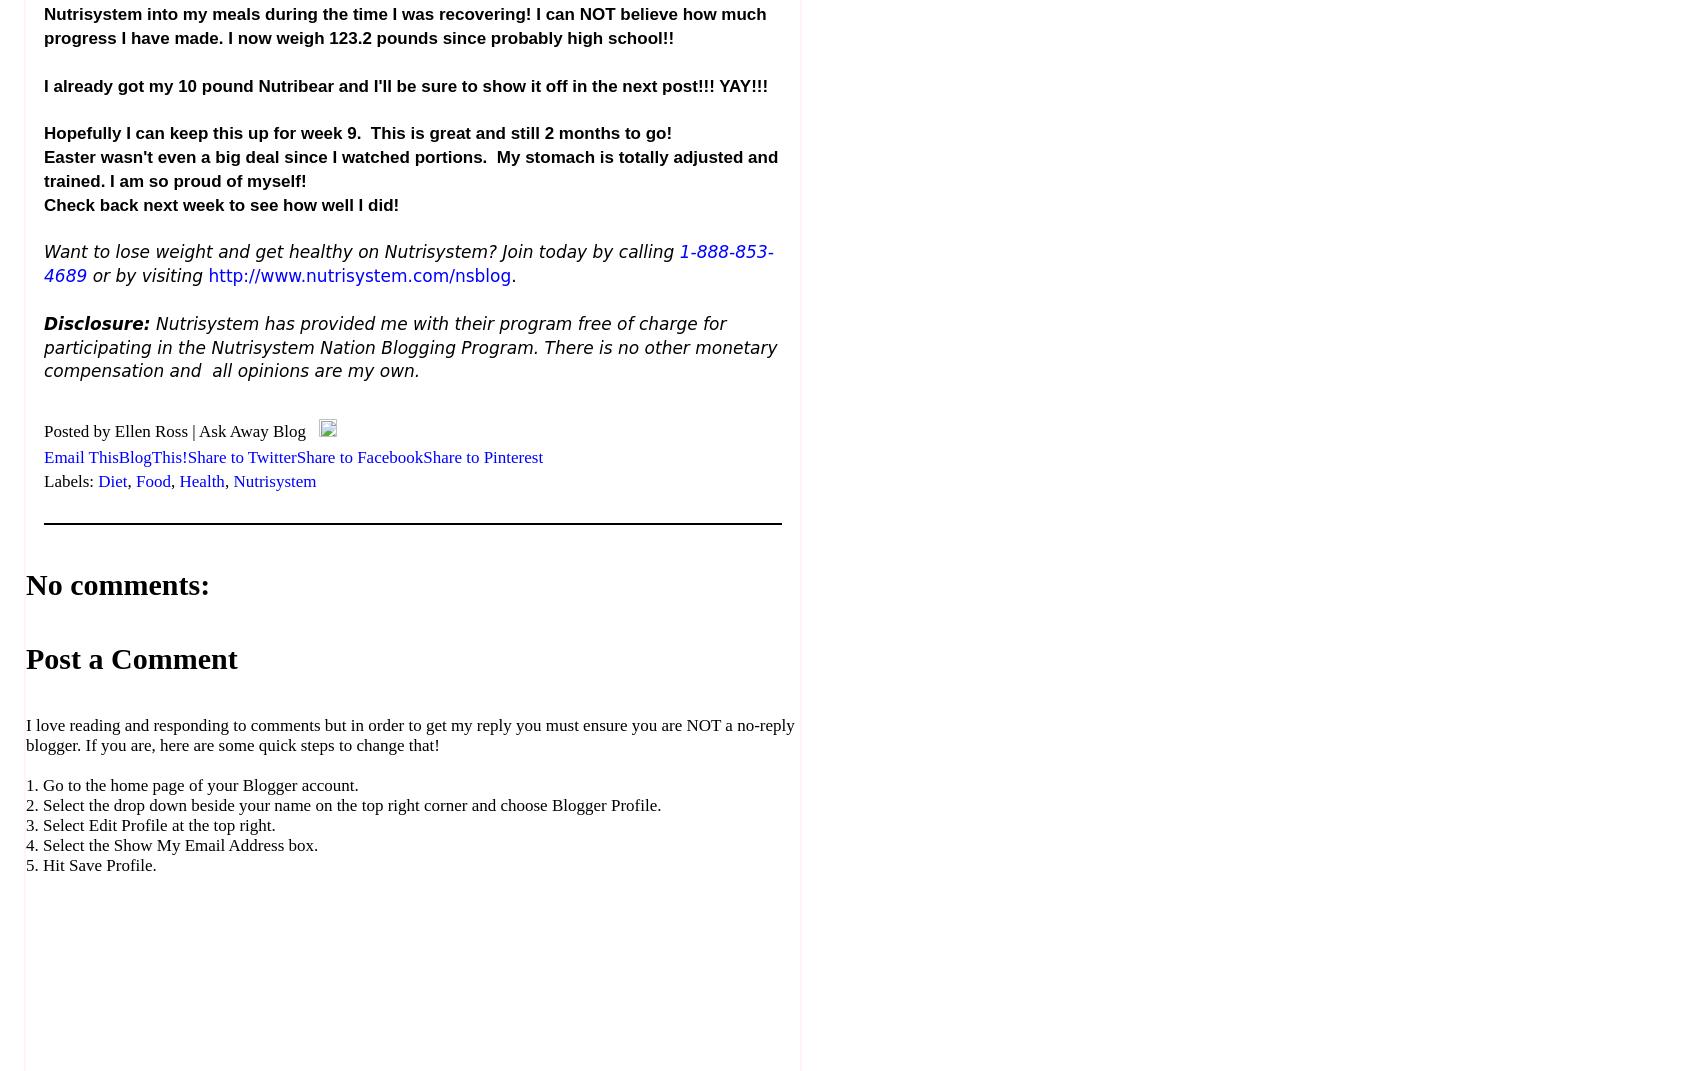  What do you see at coordinates (44, 264) in the screenshot?
I see `'1-888-853-4689'` at bounding box center [44, 264].